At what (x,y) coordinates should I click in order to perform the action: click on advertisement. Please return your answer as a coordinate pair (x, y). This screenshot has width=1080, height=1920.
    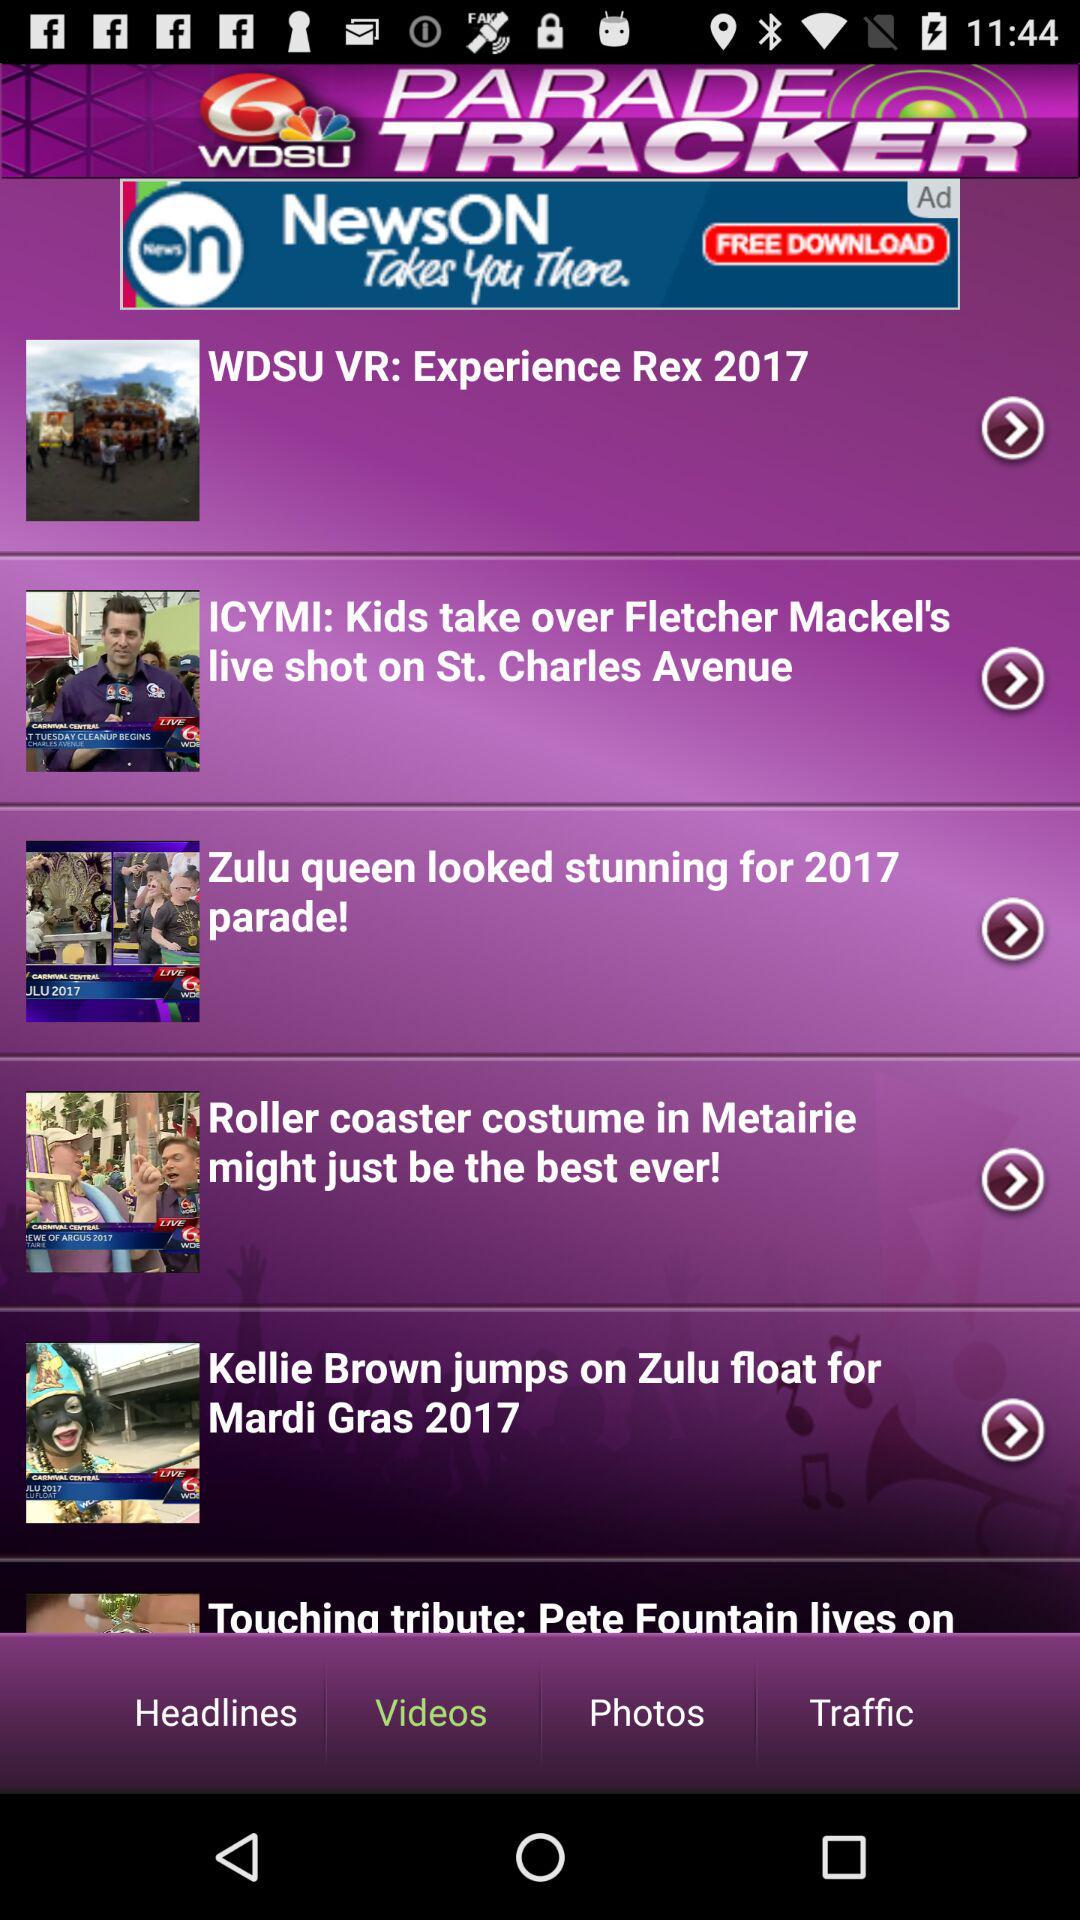
    Looking at the image, I should click on (540, 243).